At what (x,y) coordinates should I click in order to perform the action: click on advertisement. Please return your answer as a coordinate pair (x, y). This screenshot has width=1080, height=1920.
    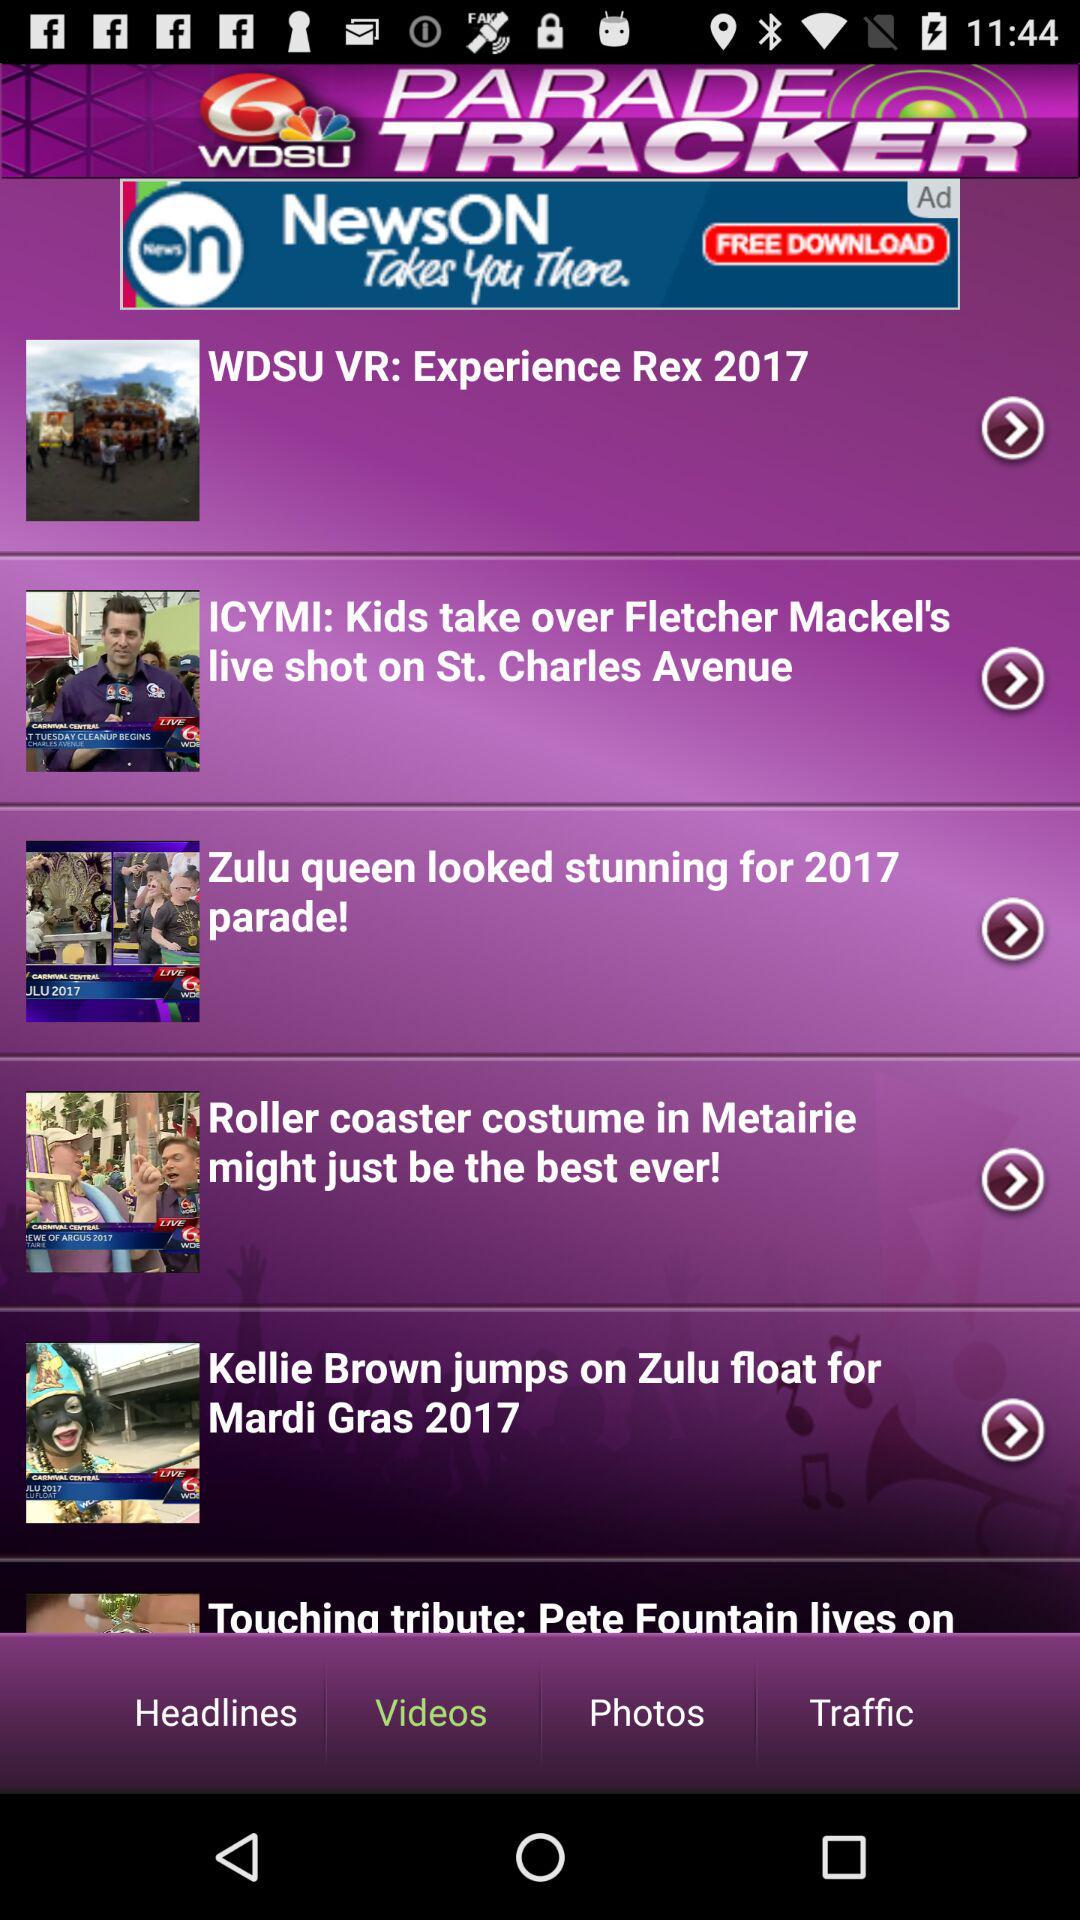
    Looking at the image, I should click on (540, 243).